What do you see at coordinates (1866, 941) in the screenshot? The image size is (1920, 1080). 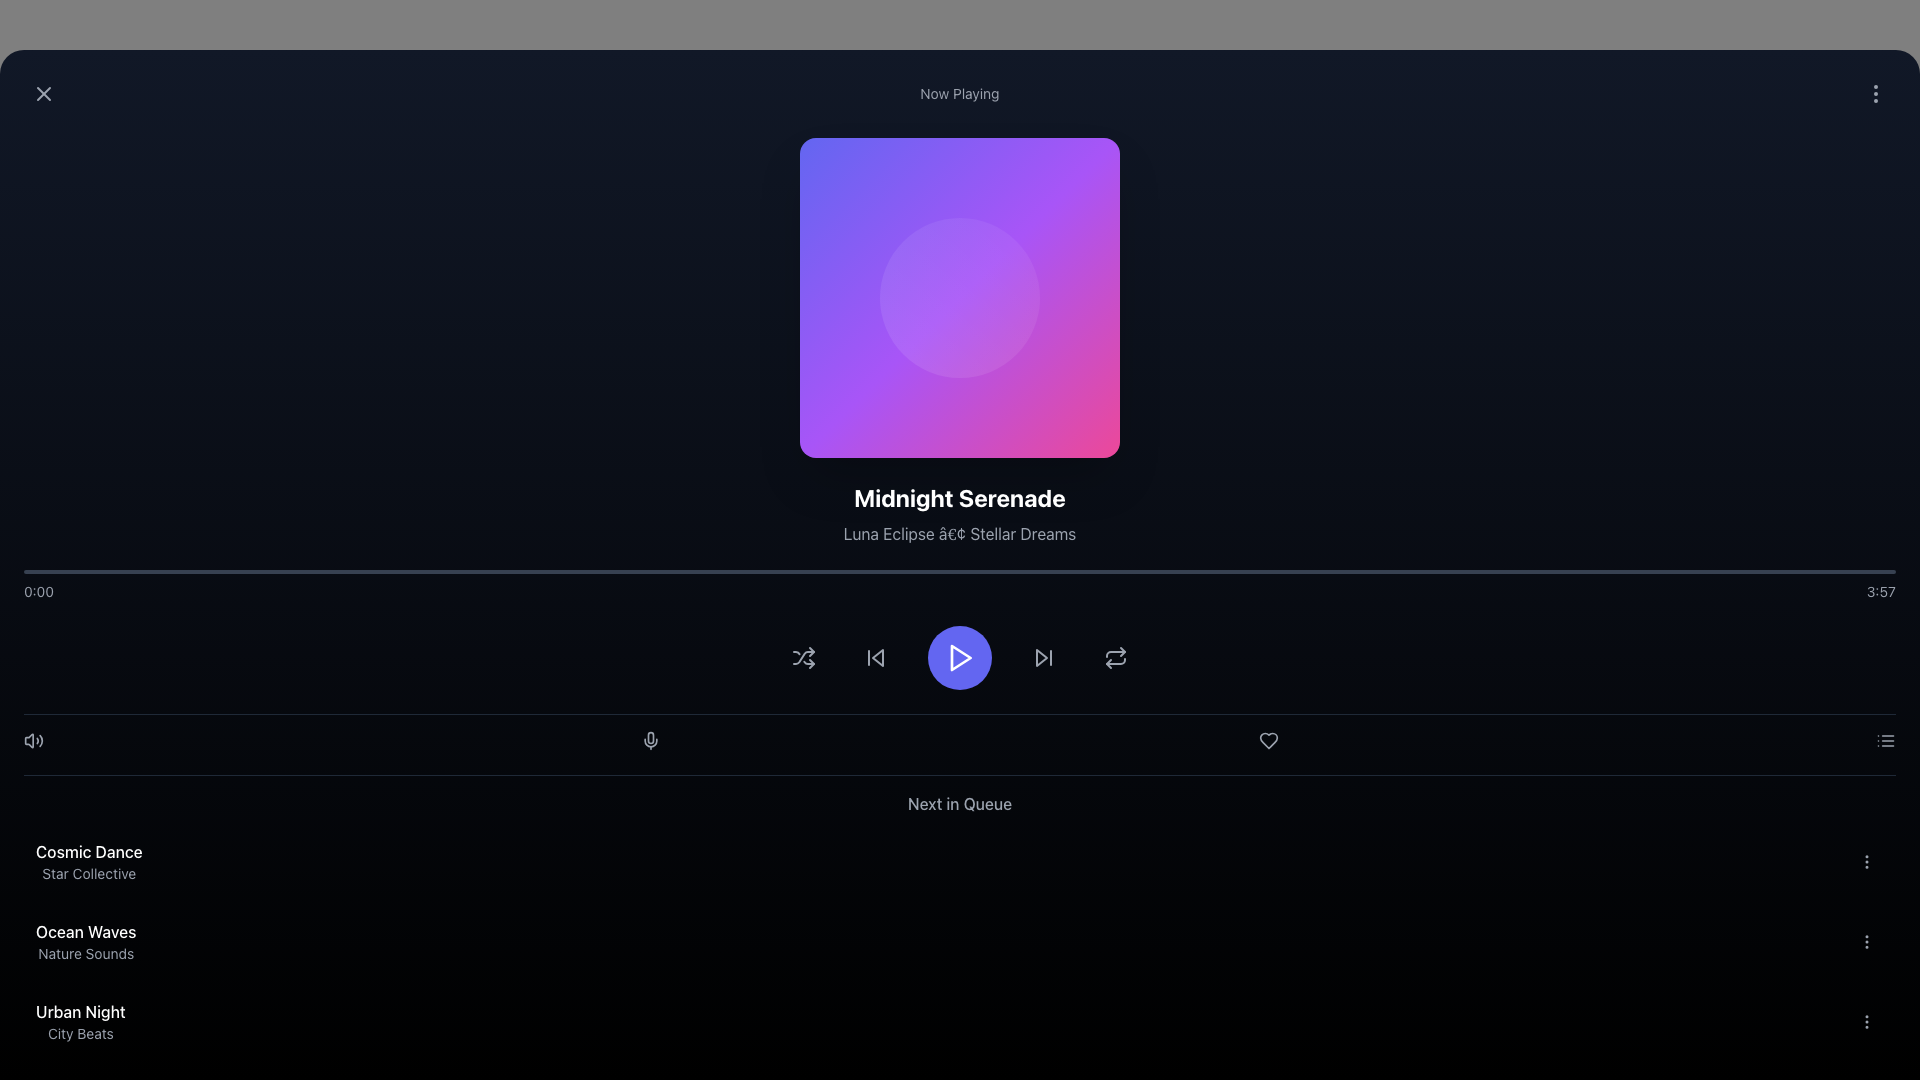 I see `the ellipsis icon for menu/context options located in the bottom-right corner of the user interface` at bounding box center [1866, 941].